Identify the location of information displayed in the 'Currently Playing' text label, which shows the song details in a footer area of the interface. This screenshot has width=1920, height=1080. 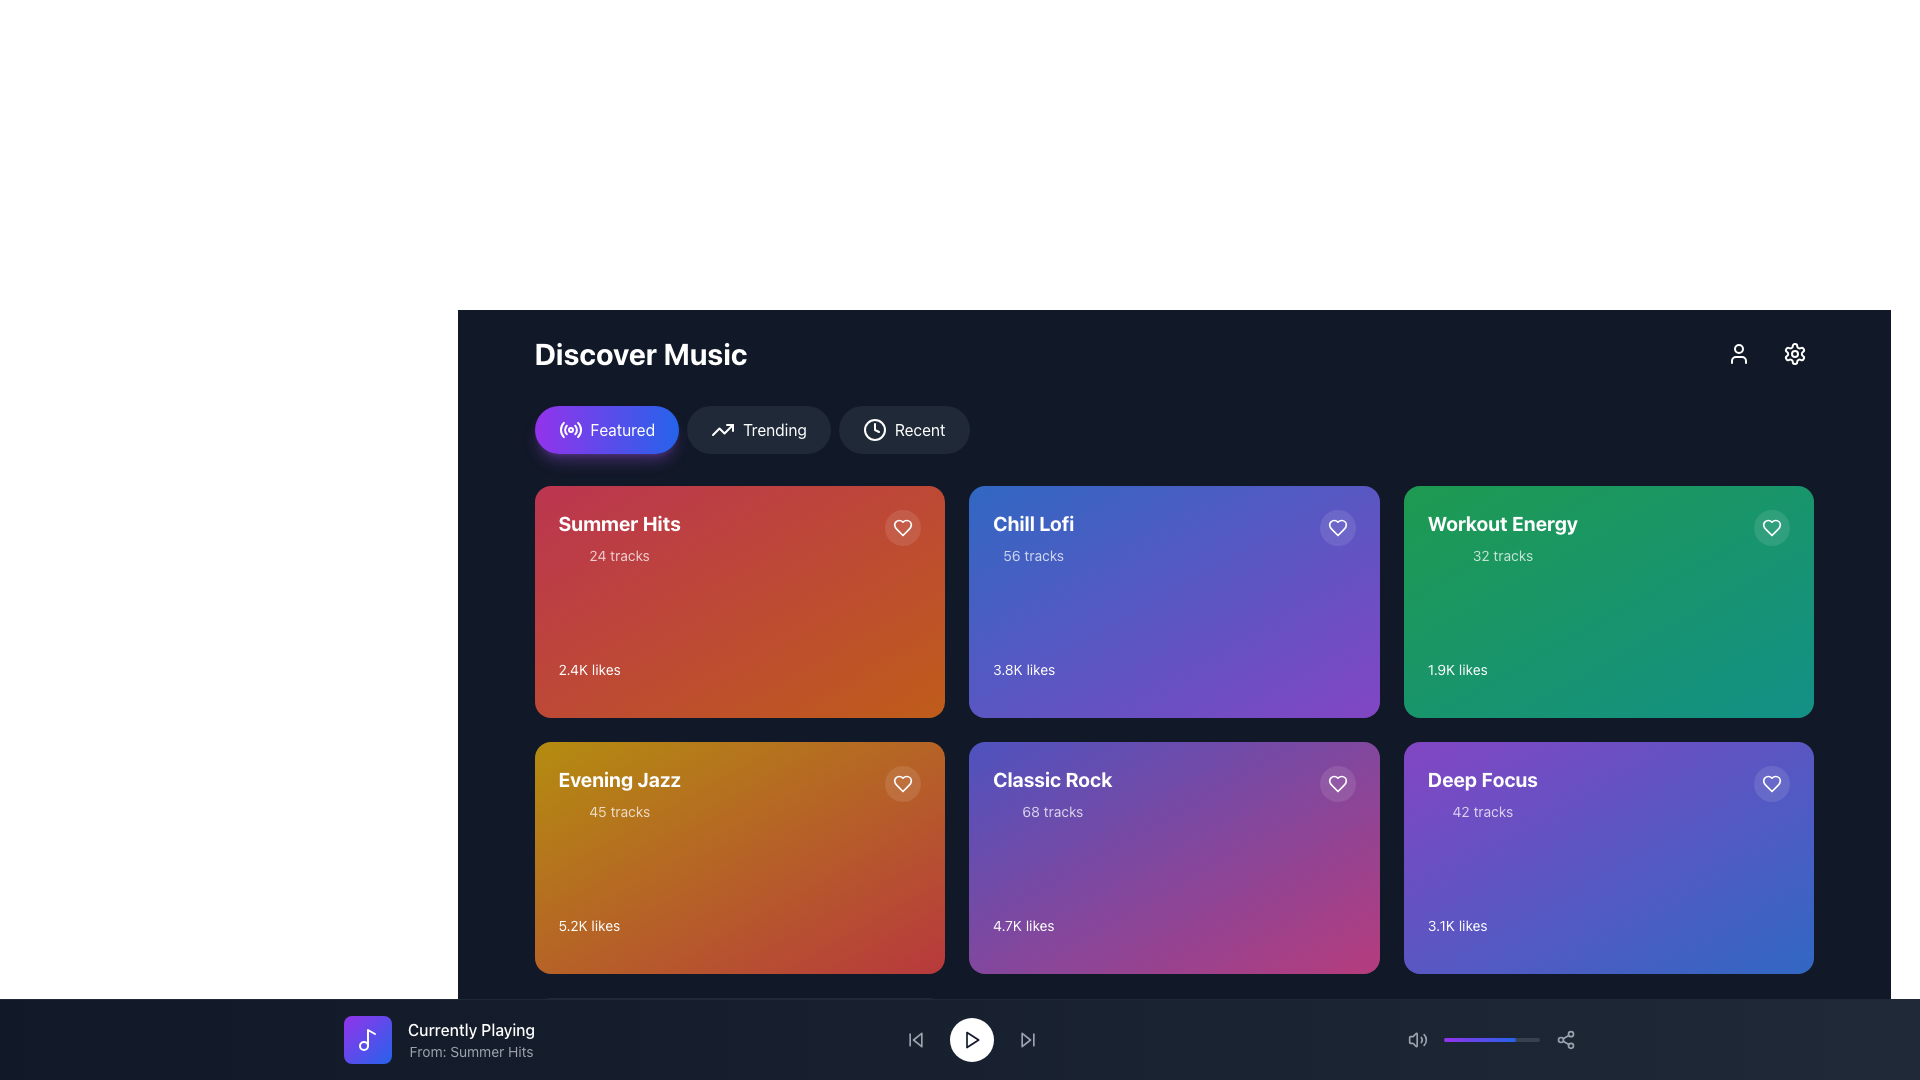
(470, 1039).